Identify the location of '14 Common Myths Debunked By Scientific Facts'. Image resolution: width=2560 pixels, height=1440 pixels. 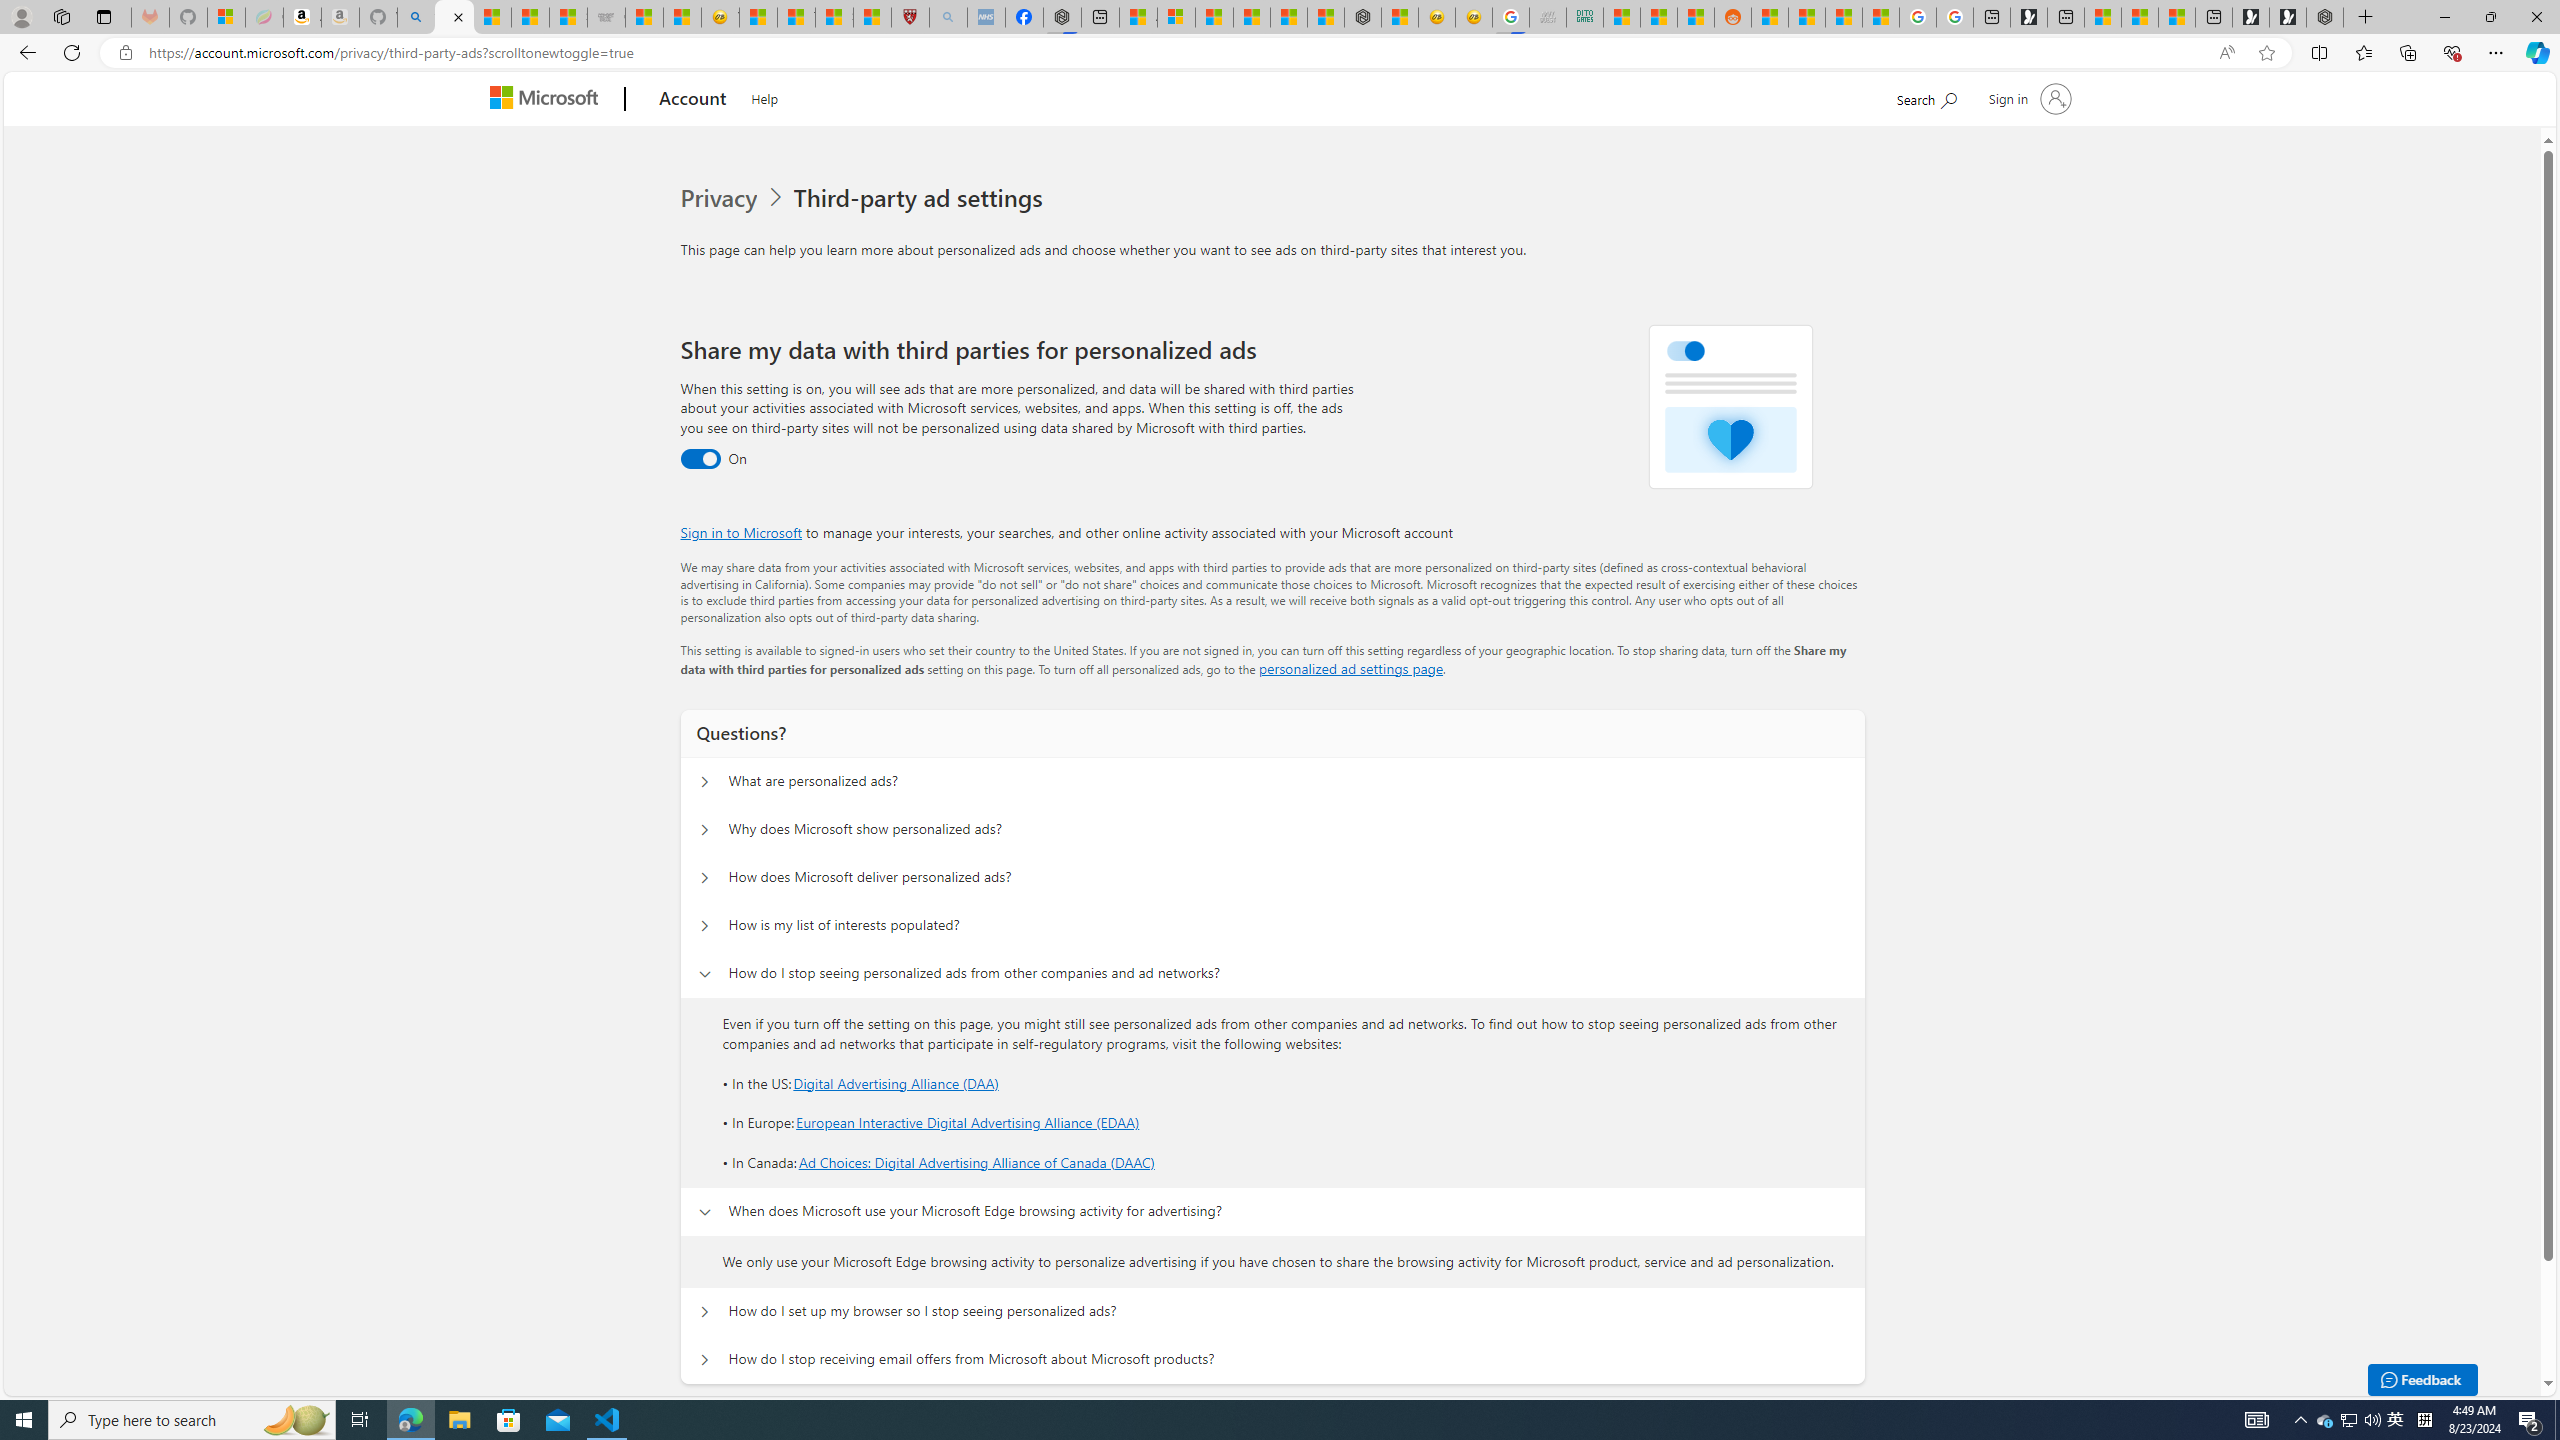
(1288, 16).